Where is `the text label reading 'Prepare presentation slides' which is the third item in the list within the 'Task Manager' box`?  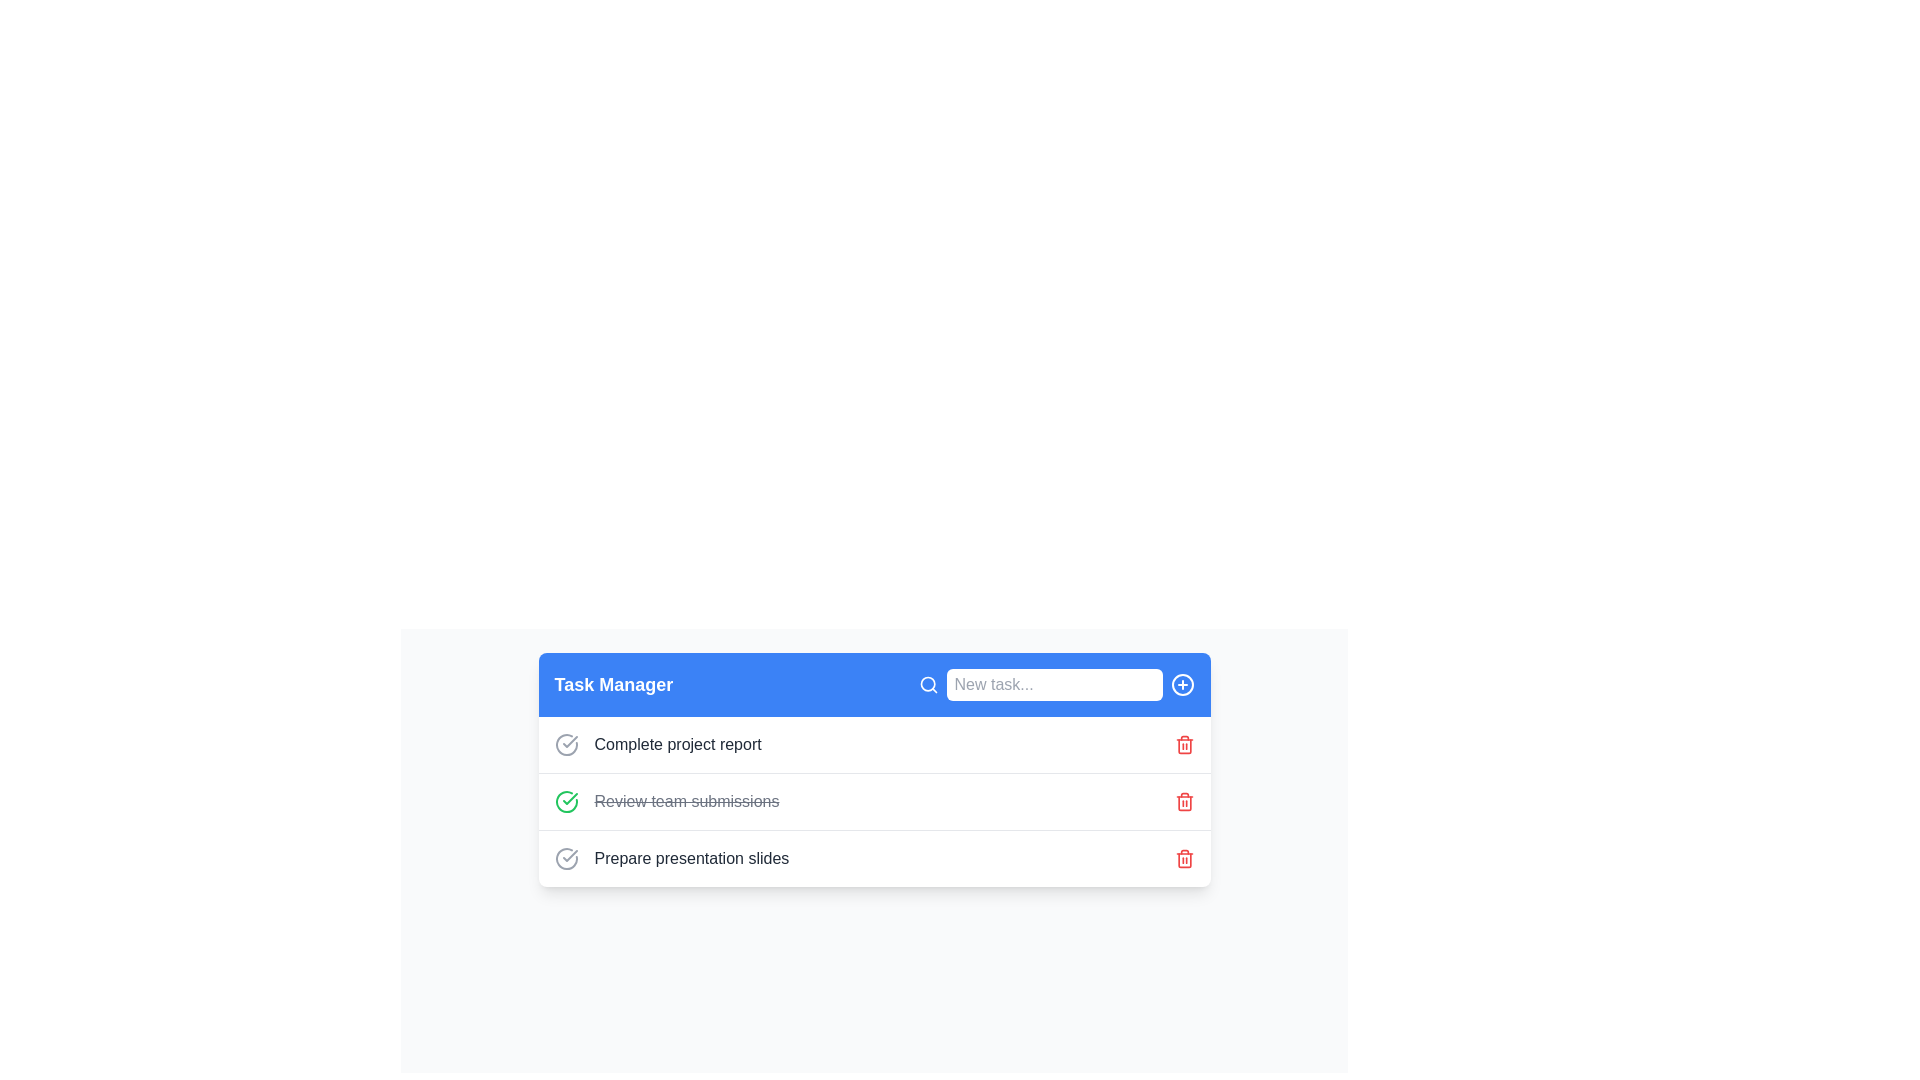 the text label reading 'Prepare presentation slides' which is the third item in the list within the 'Task Manager' box is located at coordinates (691, 858).